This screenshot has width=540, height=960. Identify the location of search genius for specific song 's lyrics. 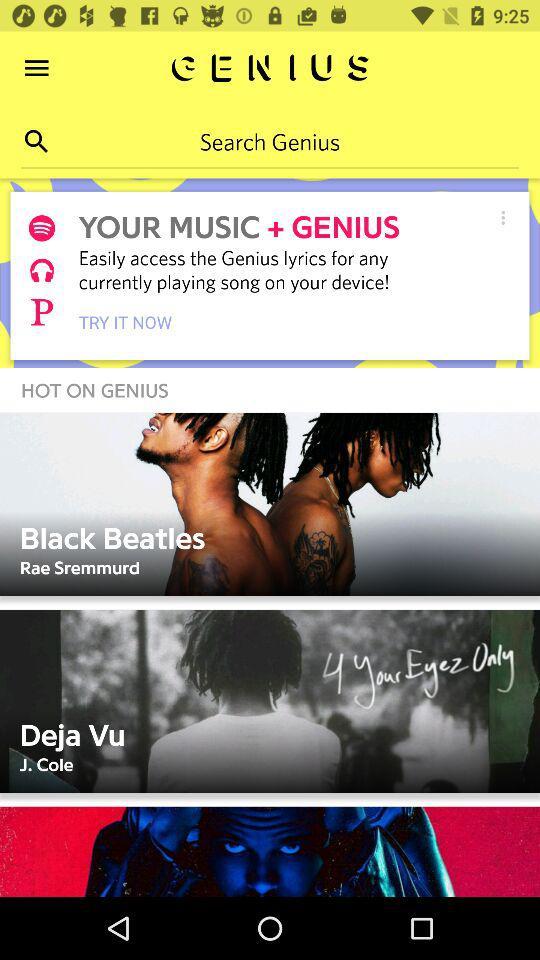
(270, 140).